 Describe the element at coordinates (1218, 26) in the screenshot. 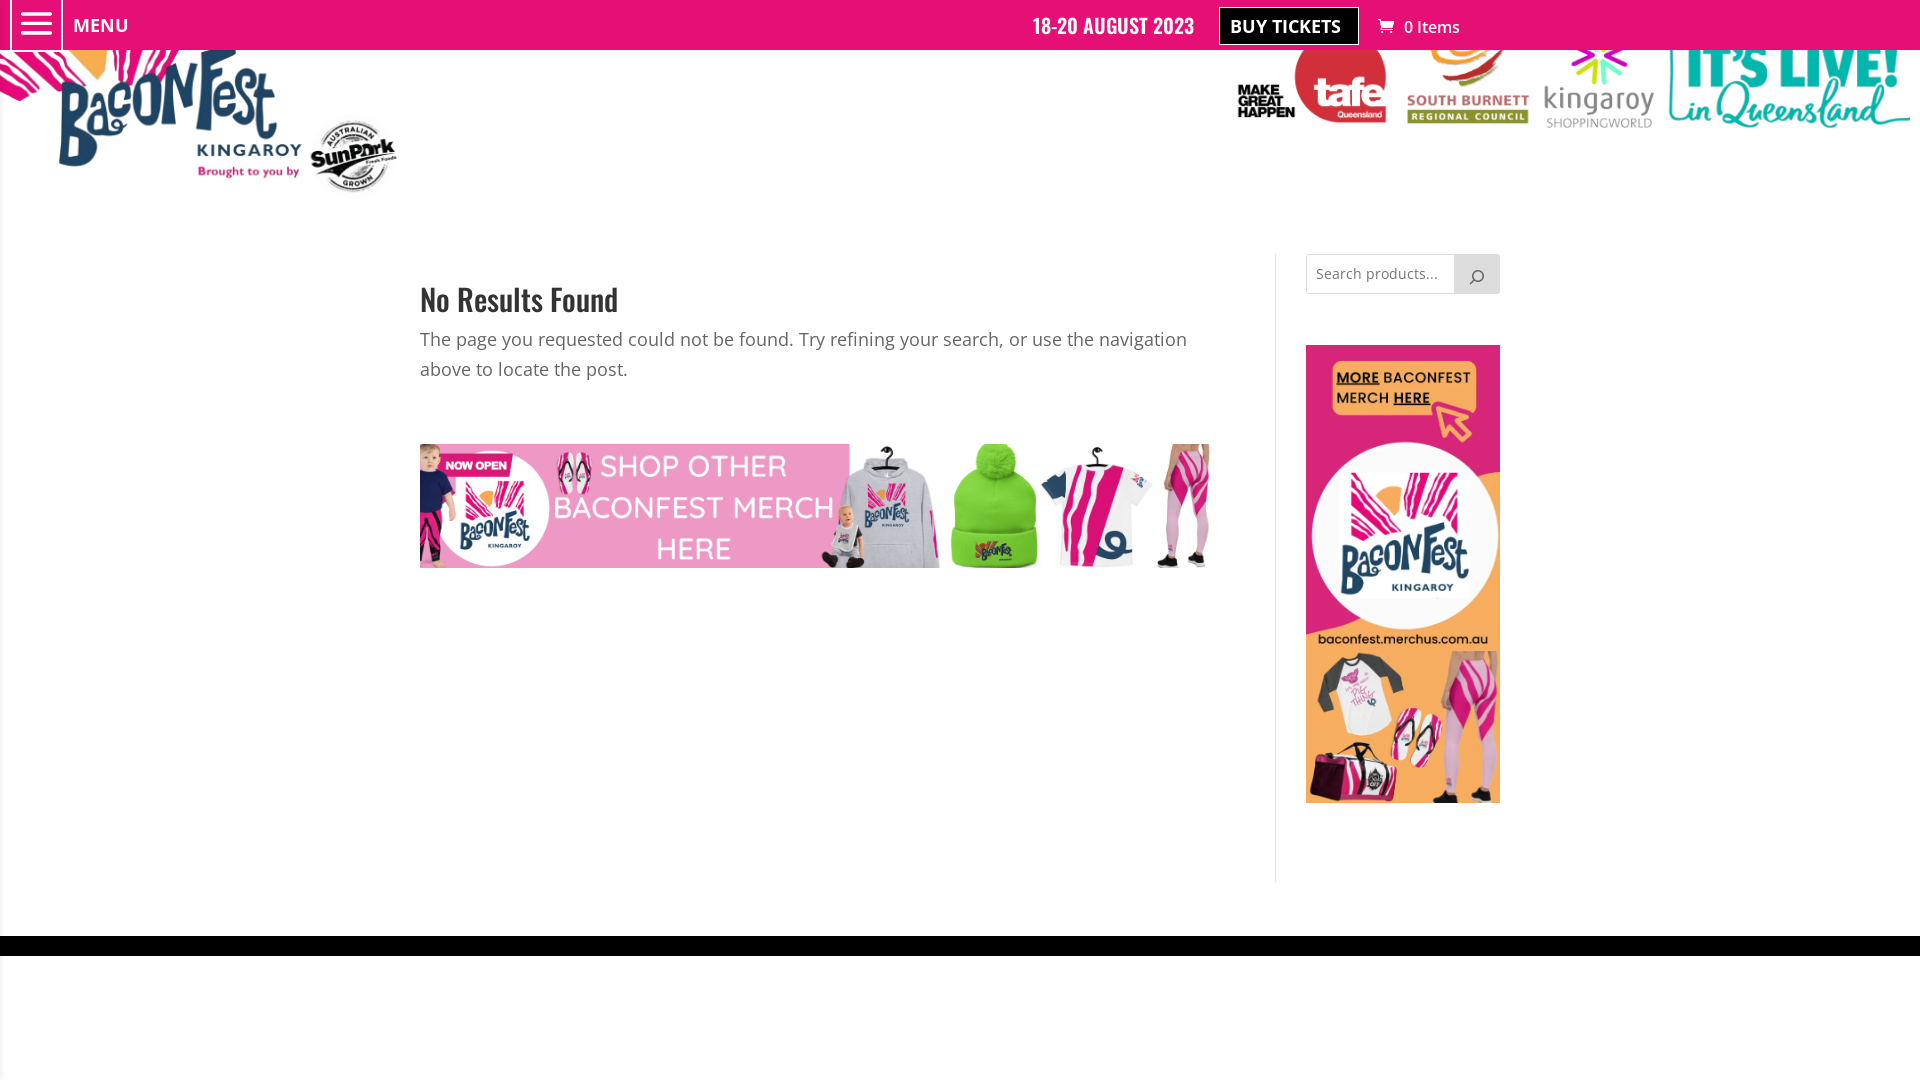

I see `'BUY TICKETS'` at that location.